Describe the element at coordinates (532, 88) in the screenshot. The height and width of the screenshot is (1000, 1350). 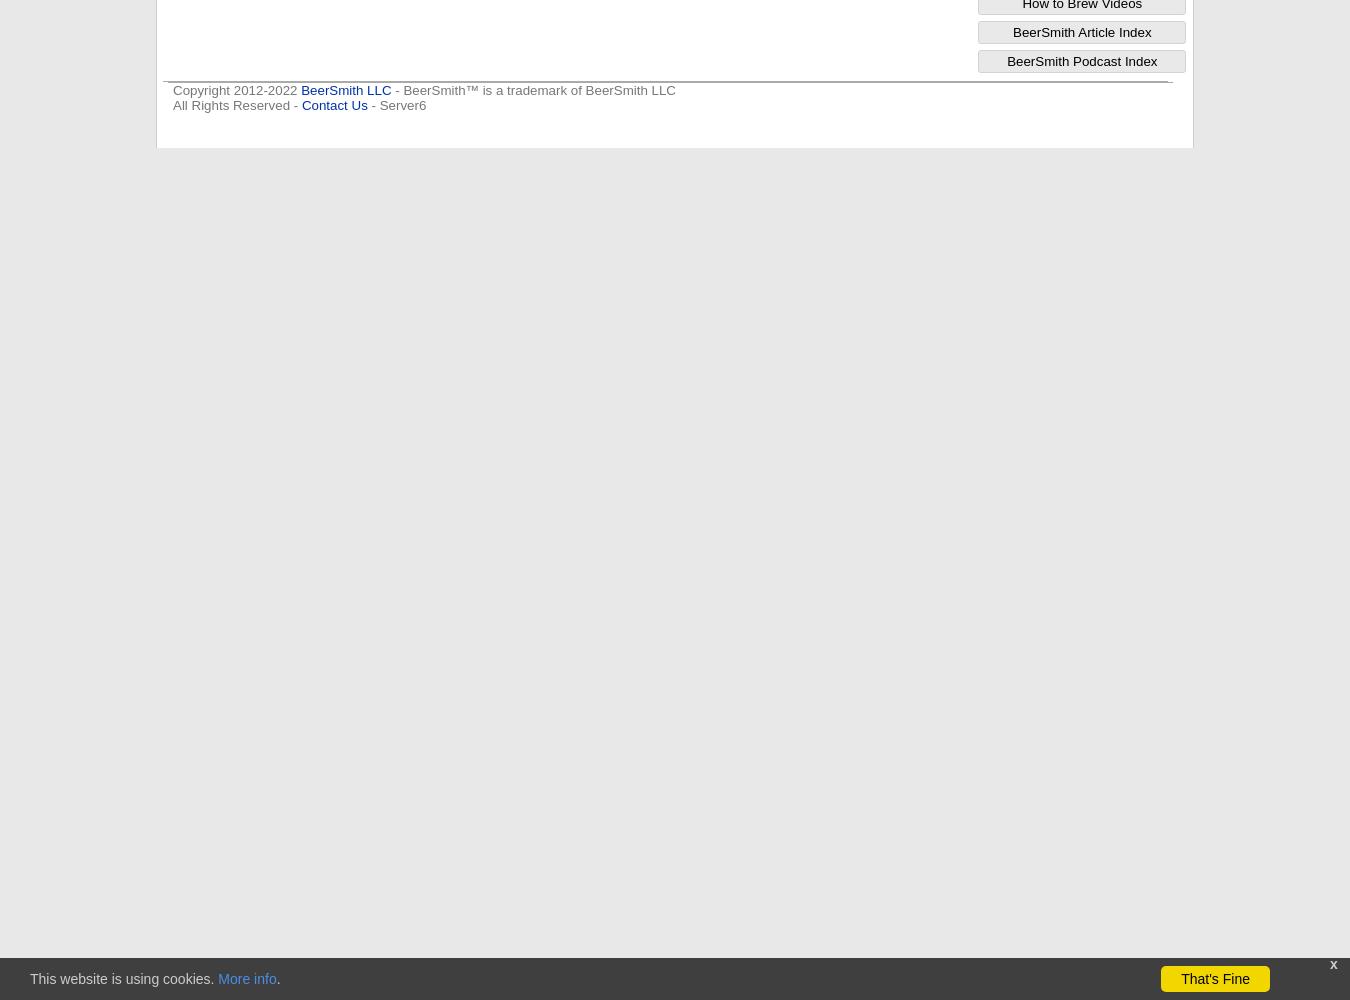
I see `'- BeerSmith™ is a trademark of BeerSmith LLC'` at that location.